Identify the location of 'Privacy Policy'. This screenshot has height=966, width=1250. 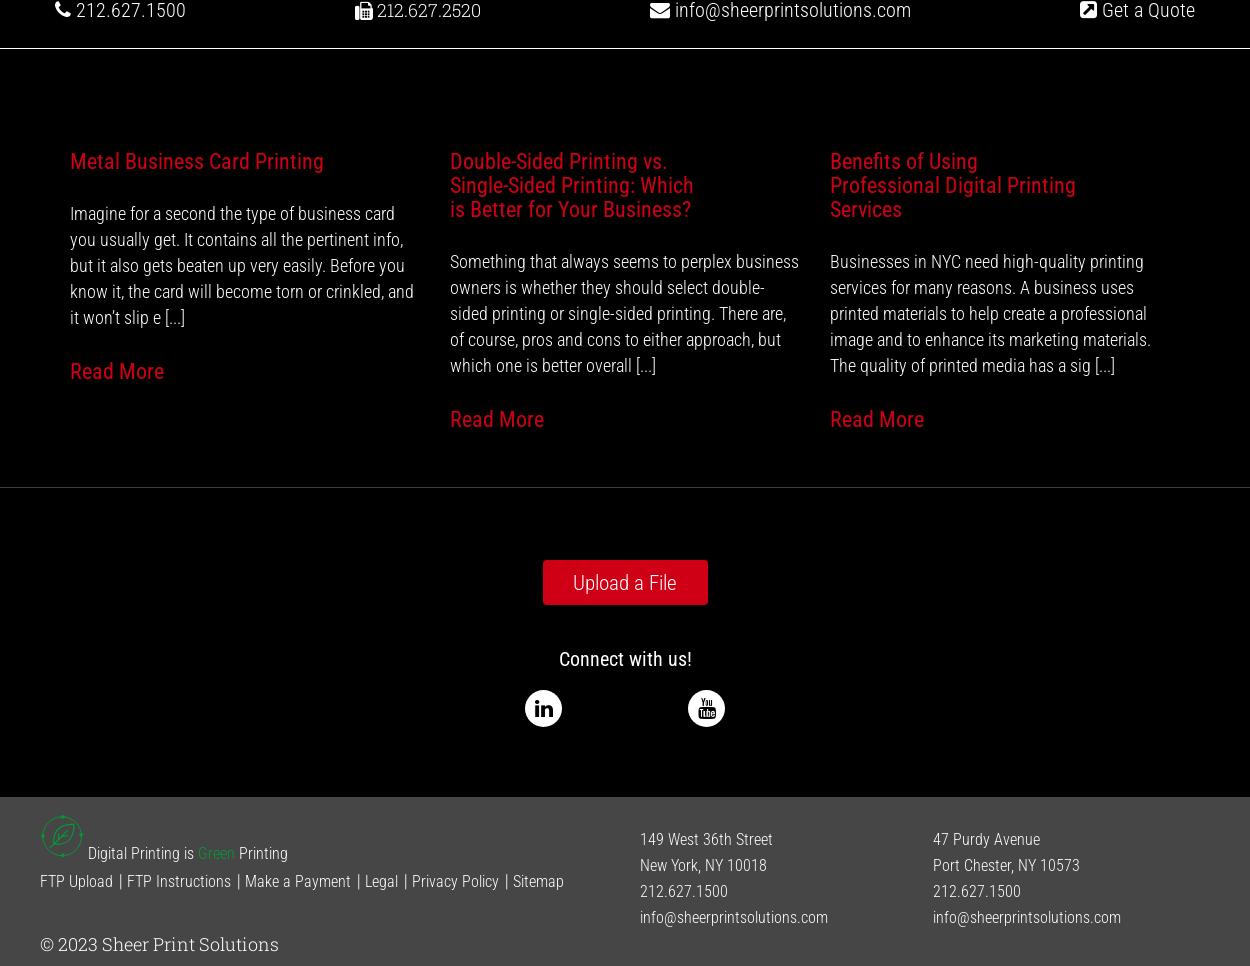
(454, 880).